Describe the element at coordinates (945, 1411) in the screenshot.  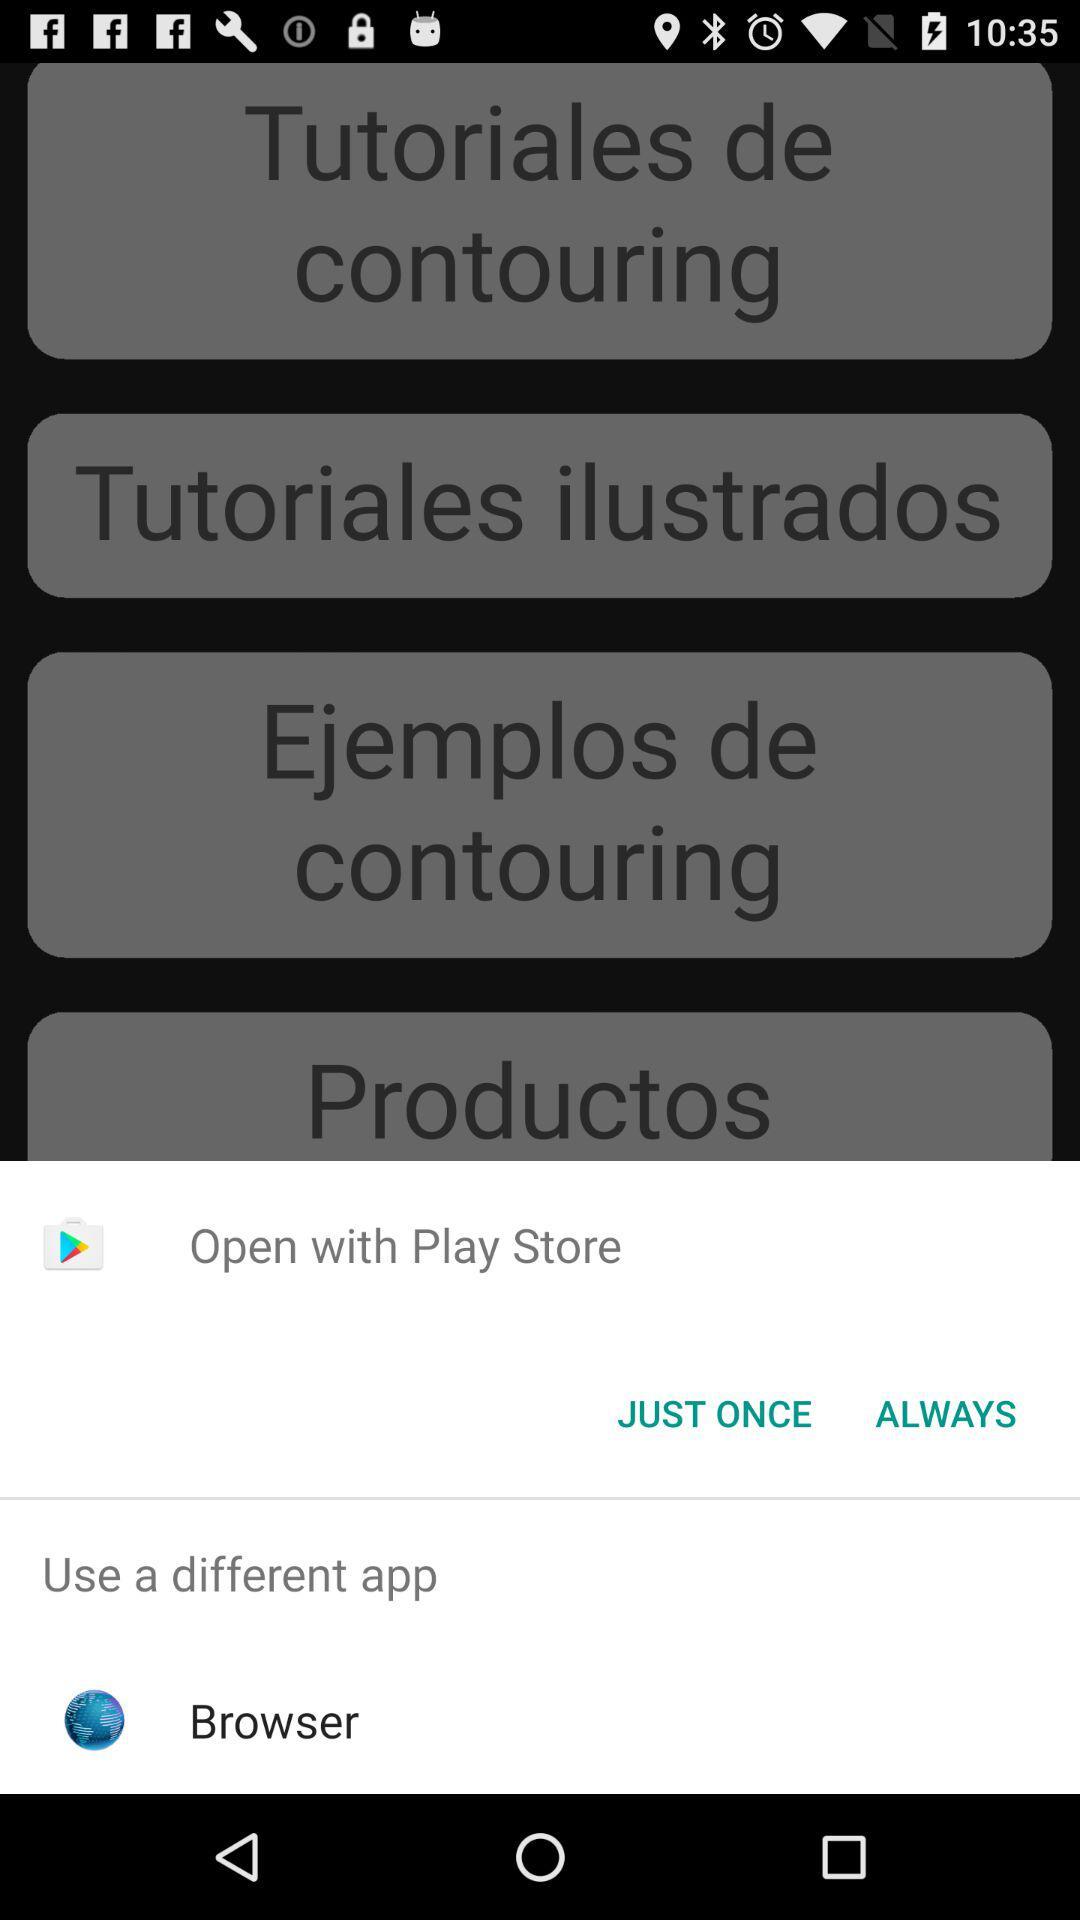
I see `item next to just once` at that location.